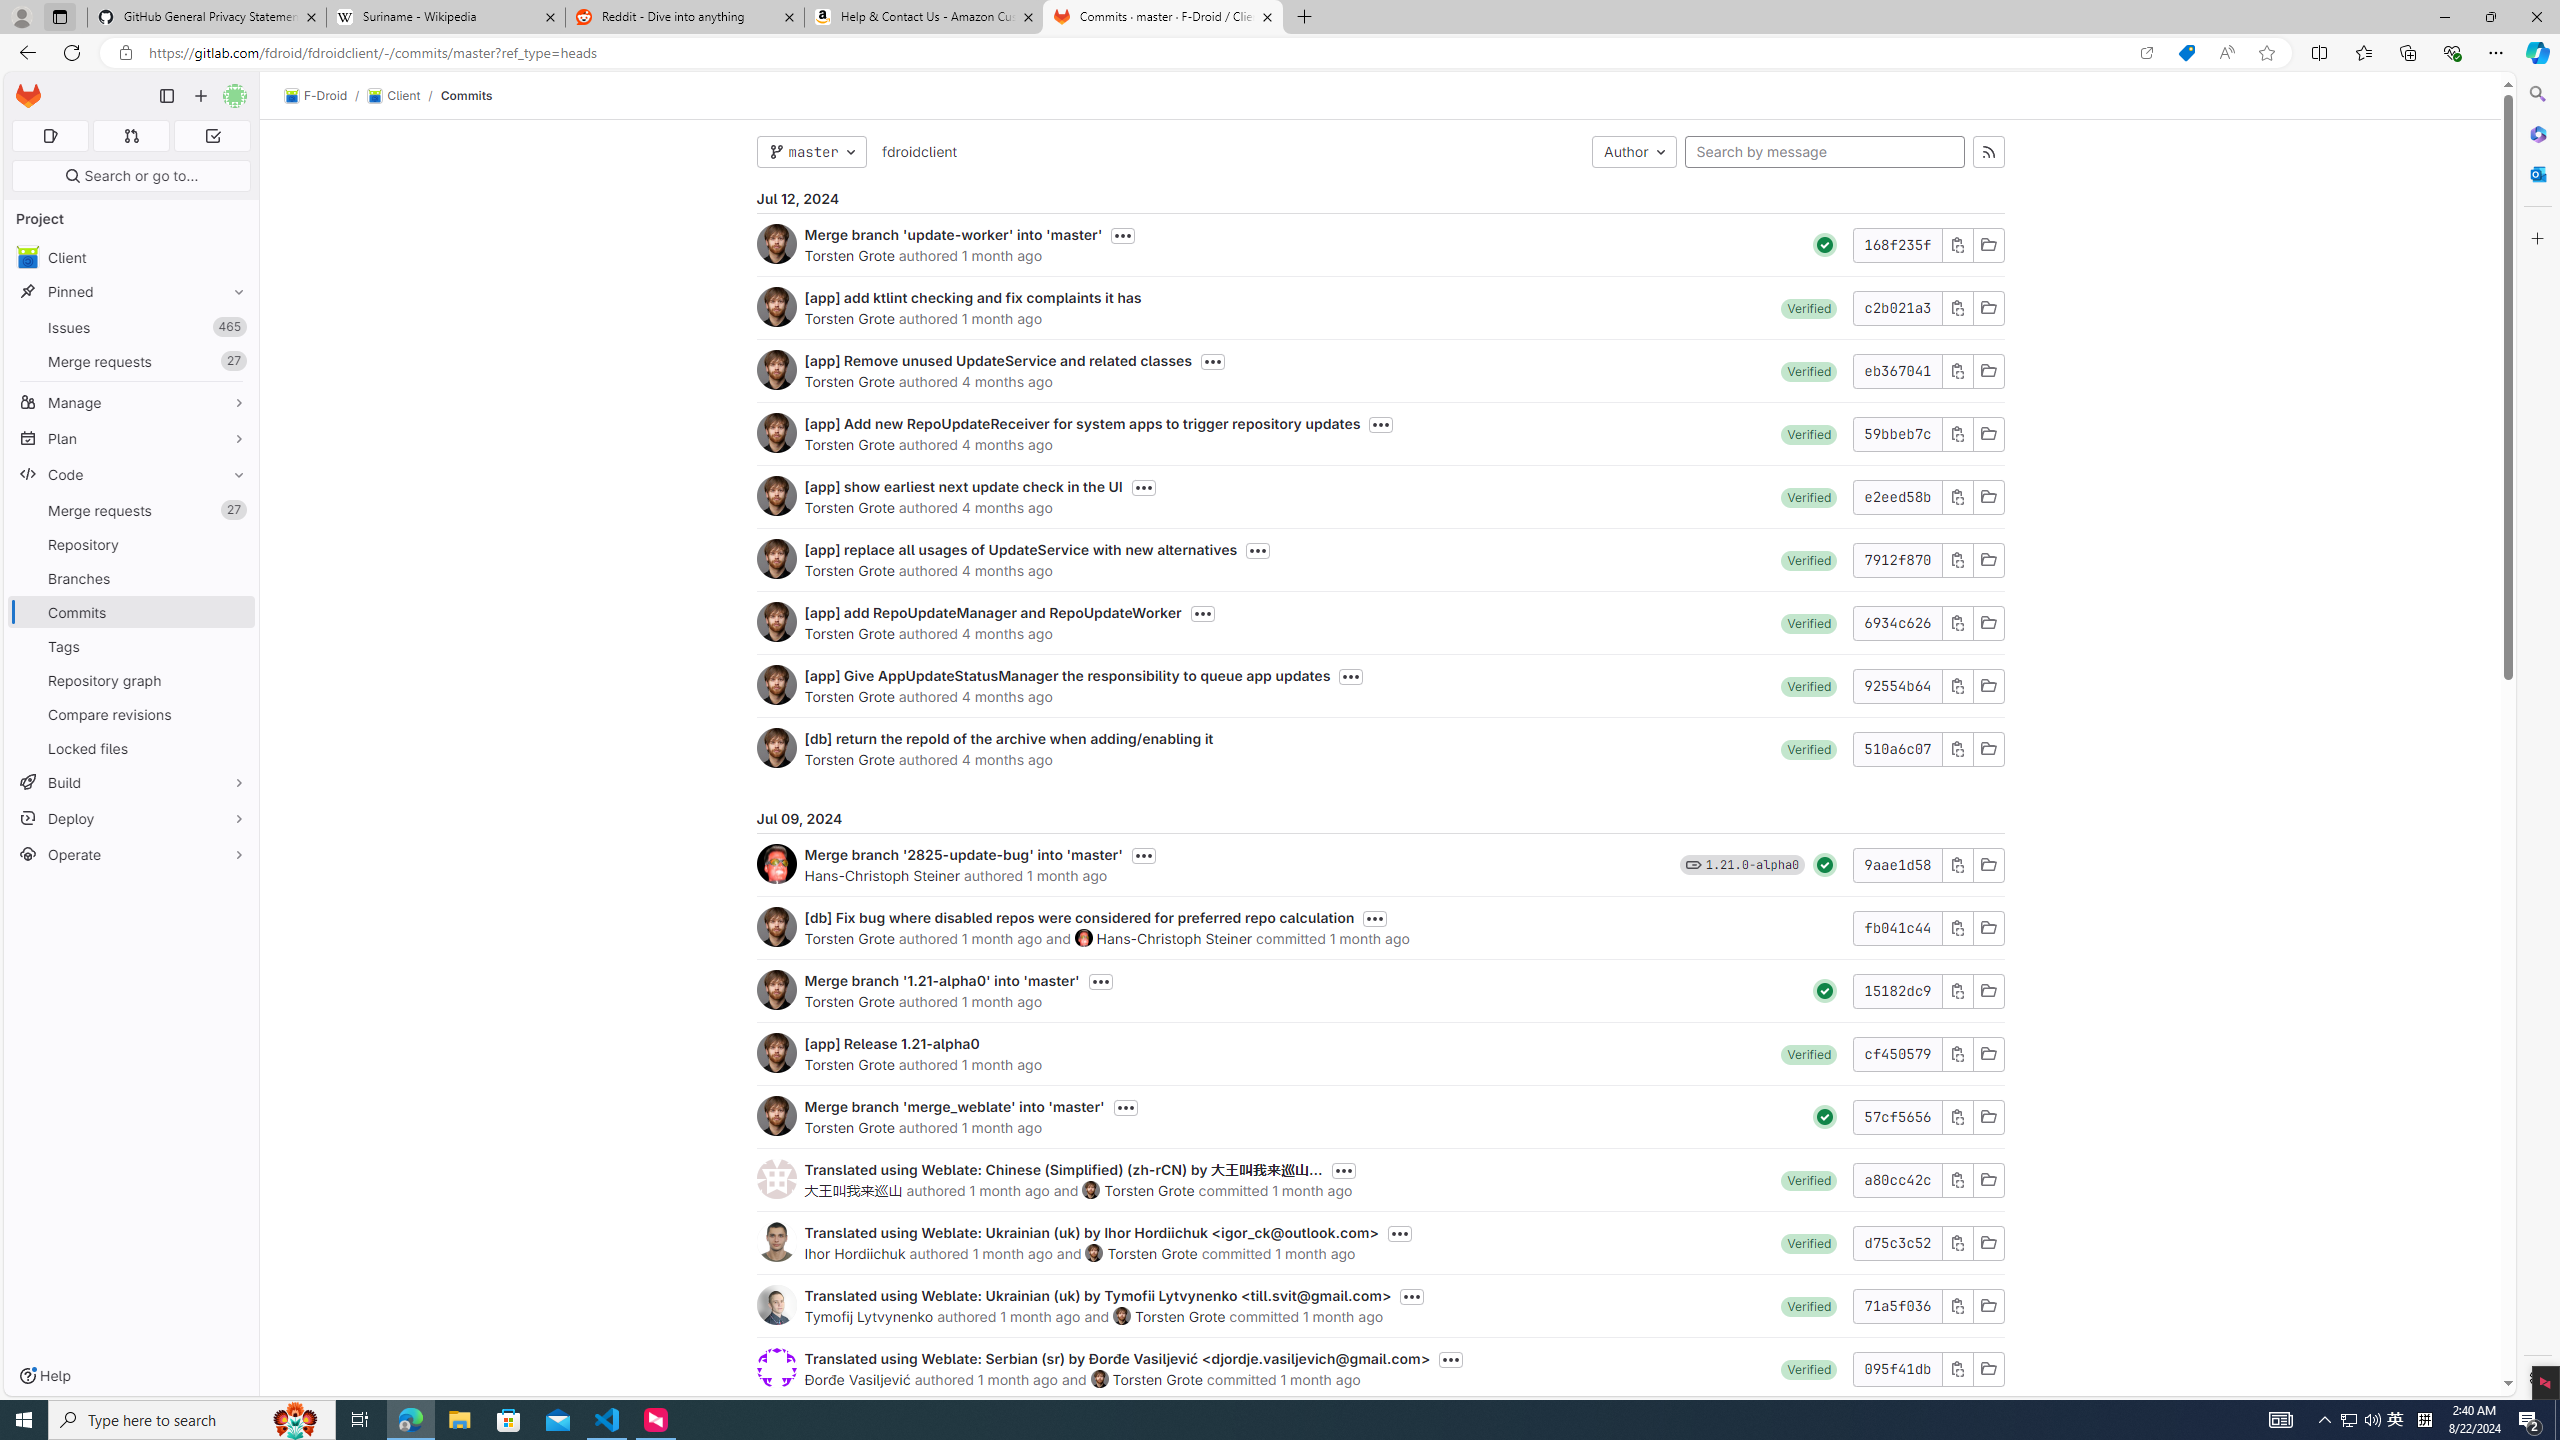  Describe the element at coordinates (466, 95) in the screenshot. I see `'Commits'` at that location.